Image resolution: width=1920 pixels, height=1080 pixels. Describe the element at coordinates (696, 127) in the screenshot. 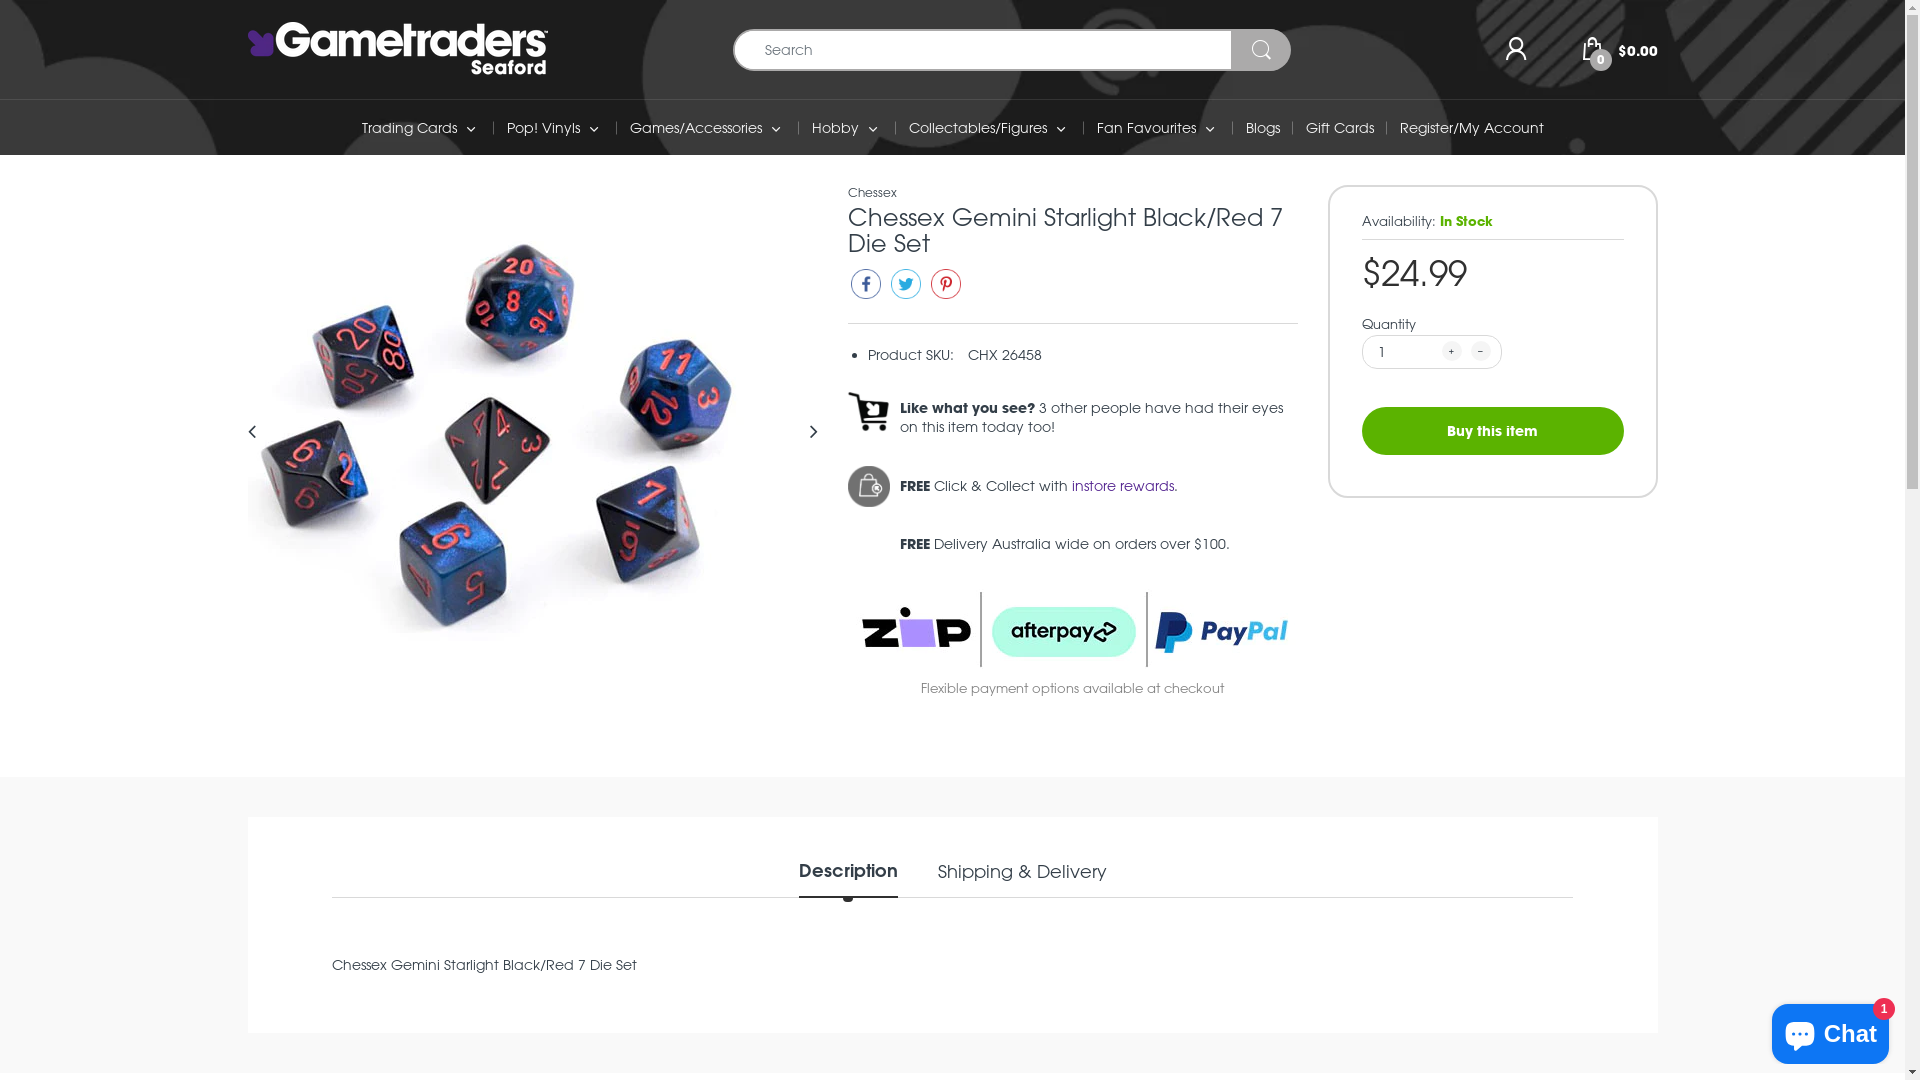

I see `'Games/Accessories'` at that location.